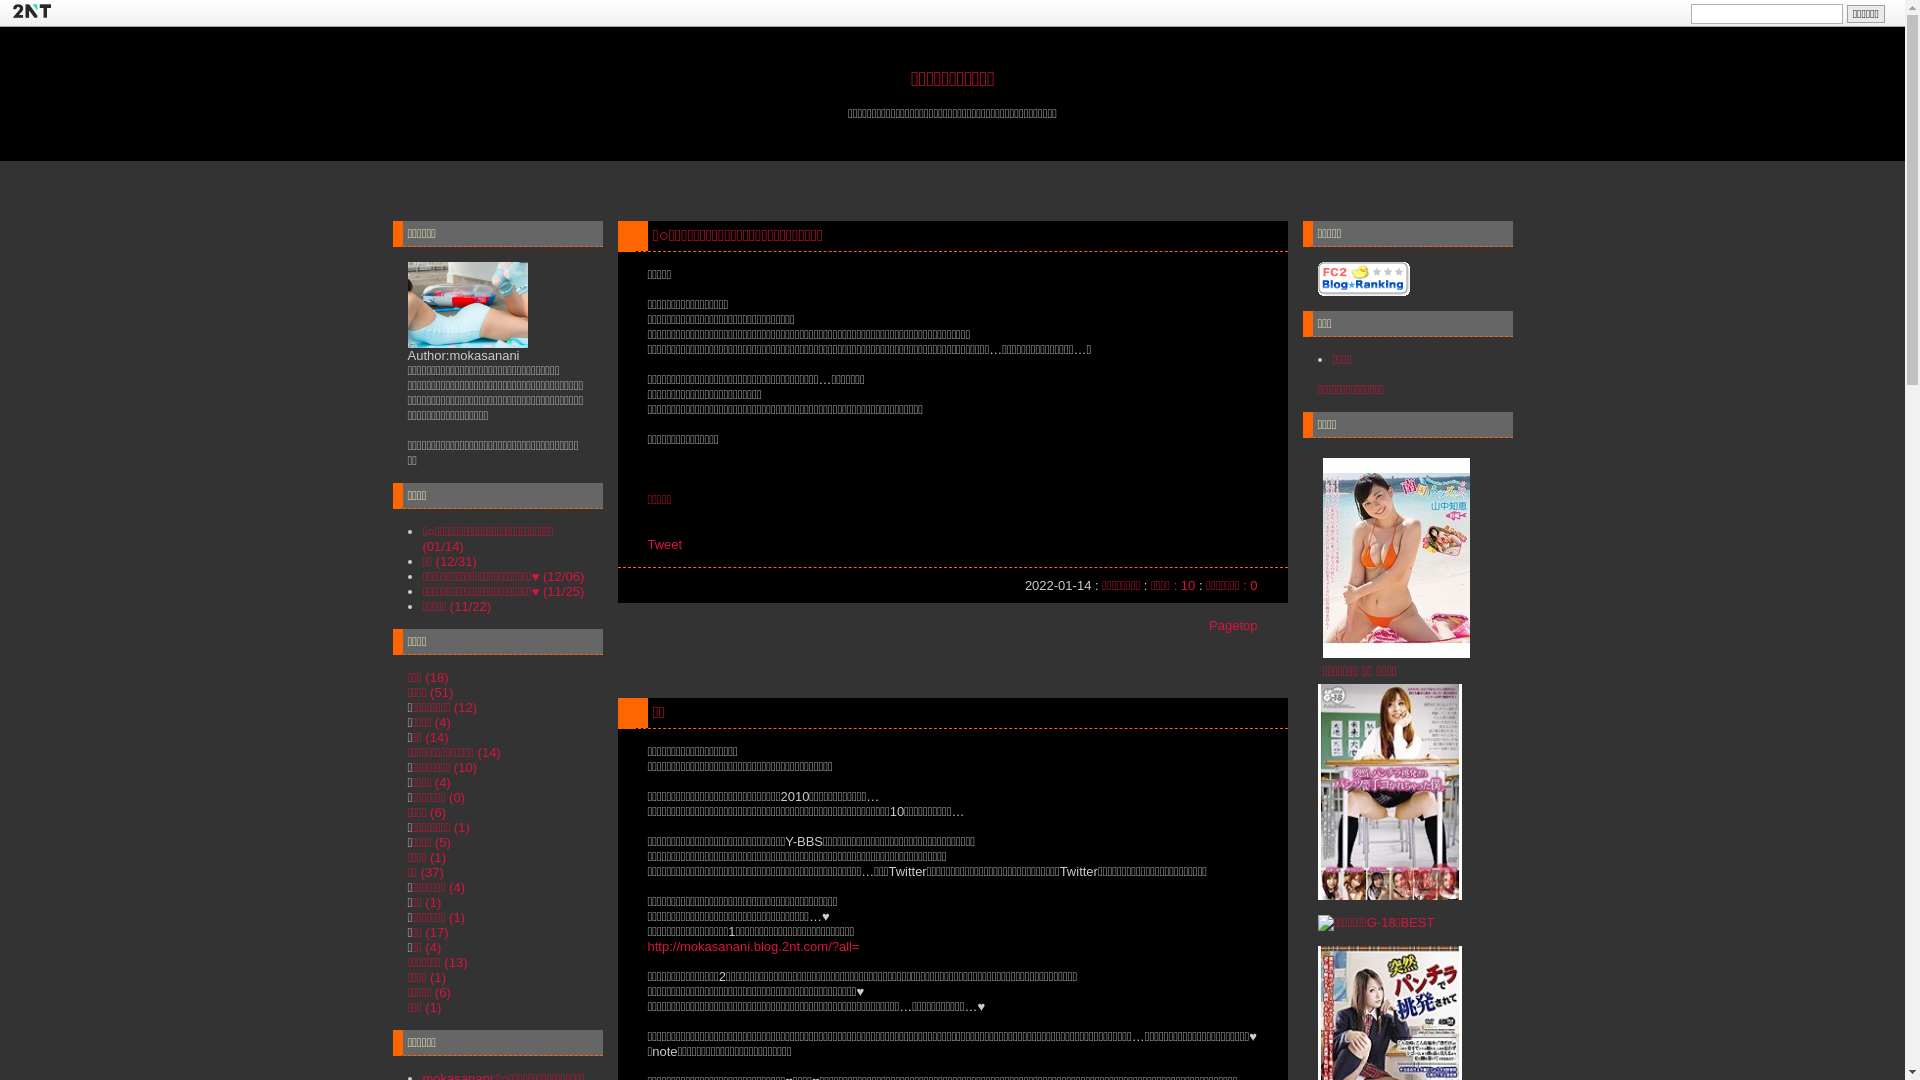 The image size is (1920, 1080). What do you see at coordinates (1232, 624) in the screenshot?
I see `'Pagetop'` at bounding box center [1232, 624].